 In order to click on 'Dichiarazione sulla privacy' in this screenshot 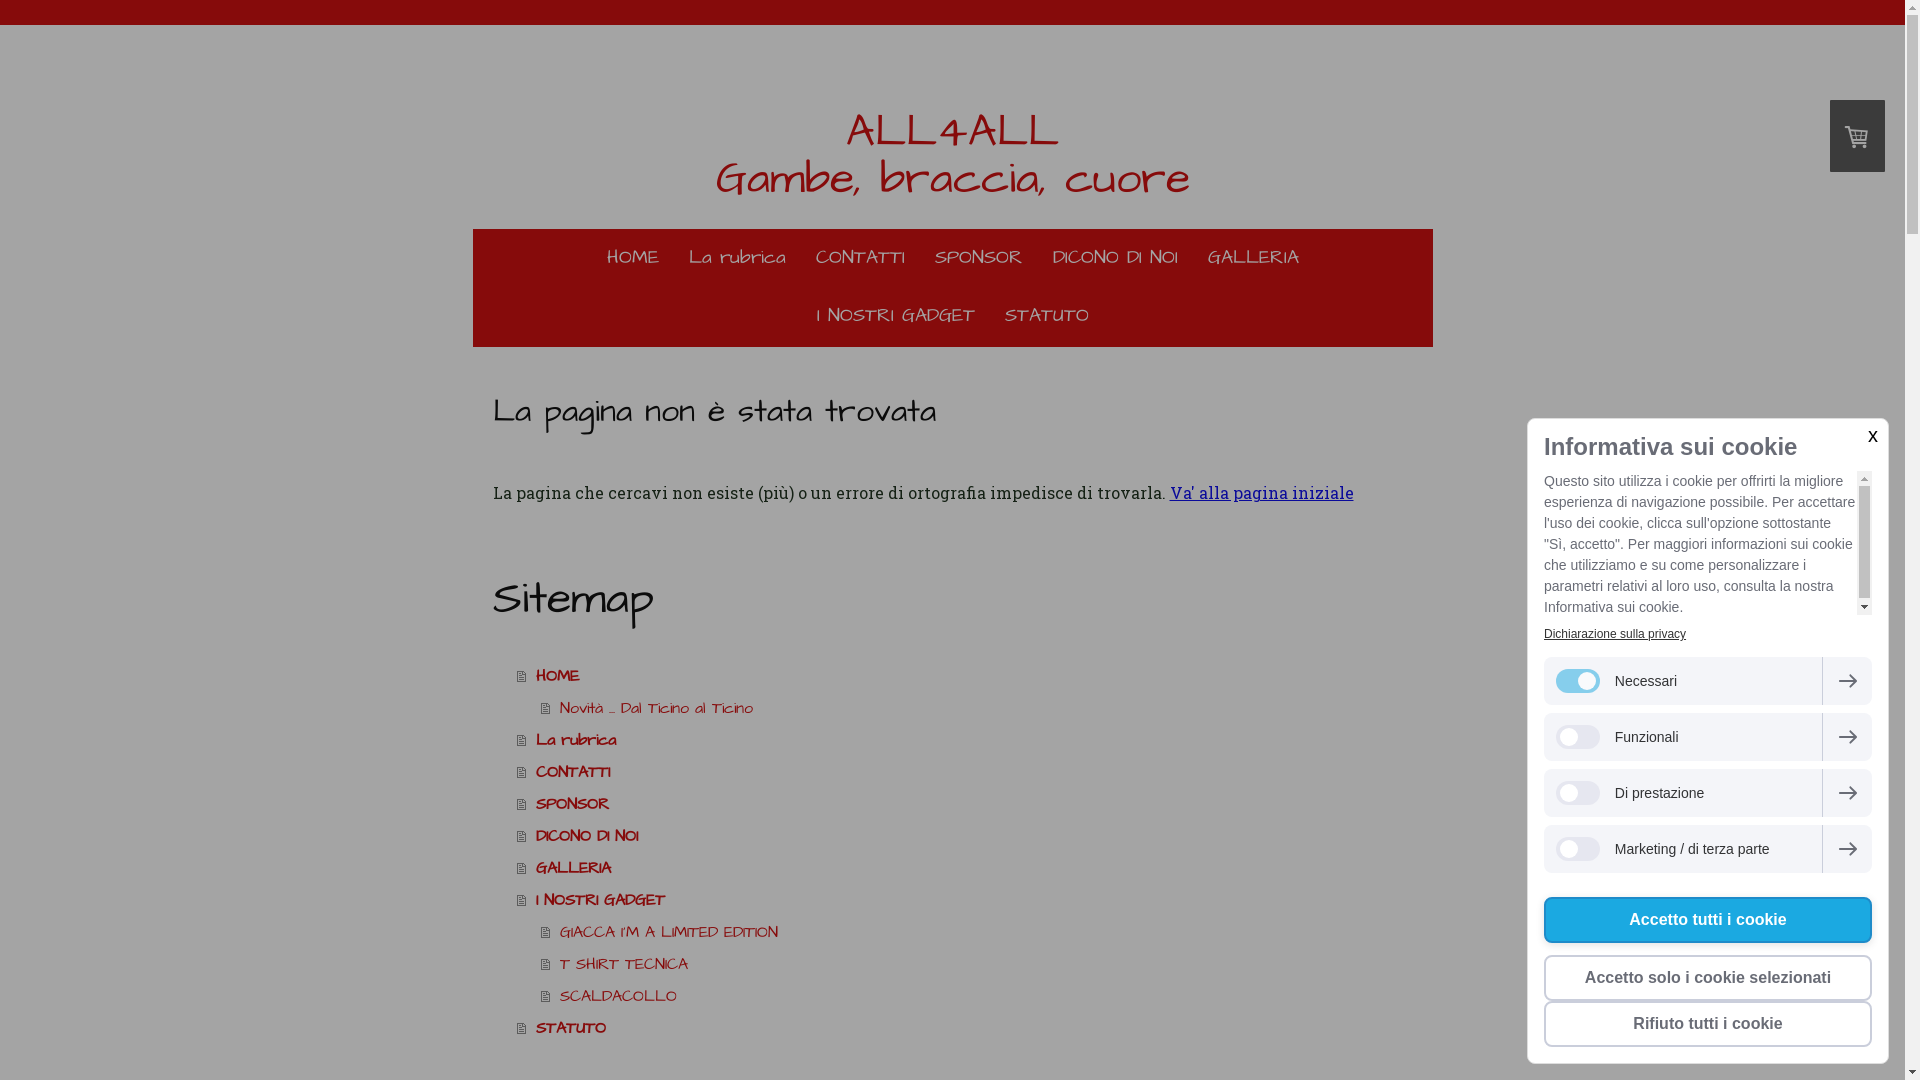, I will do `click(1614, 633)`.